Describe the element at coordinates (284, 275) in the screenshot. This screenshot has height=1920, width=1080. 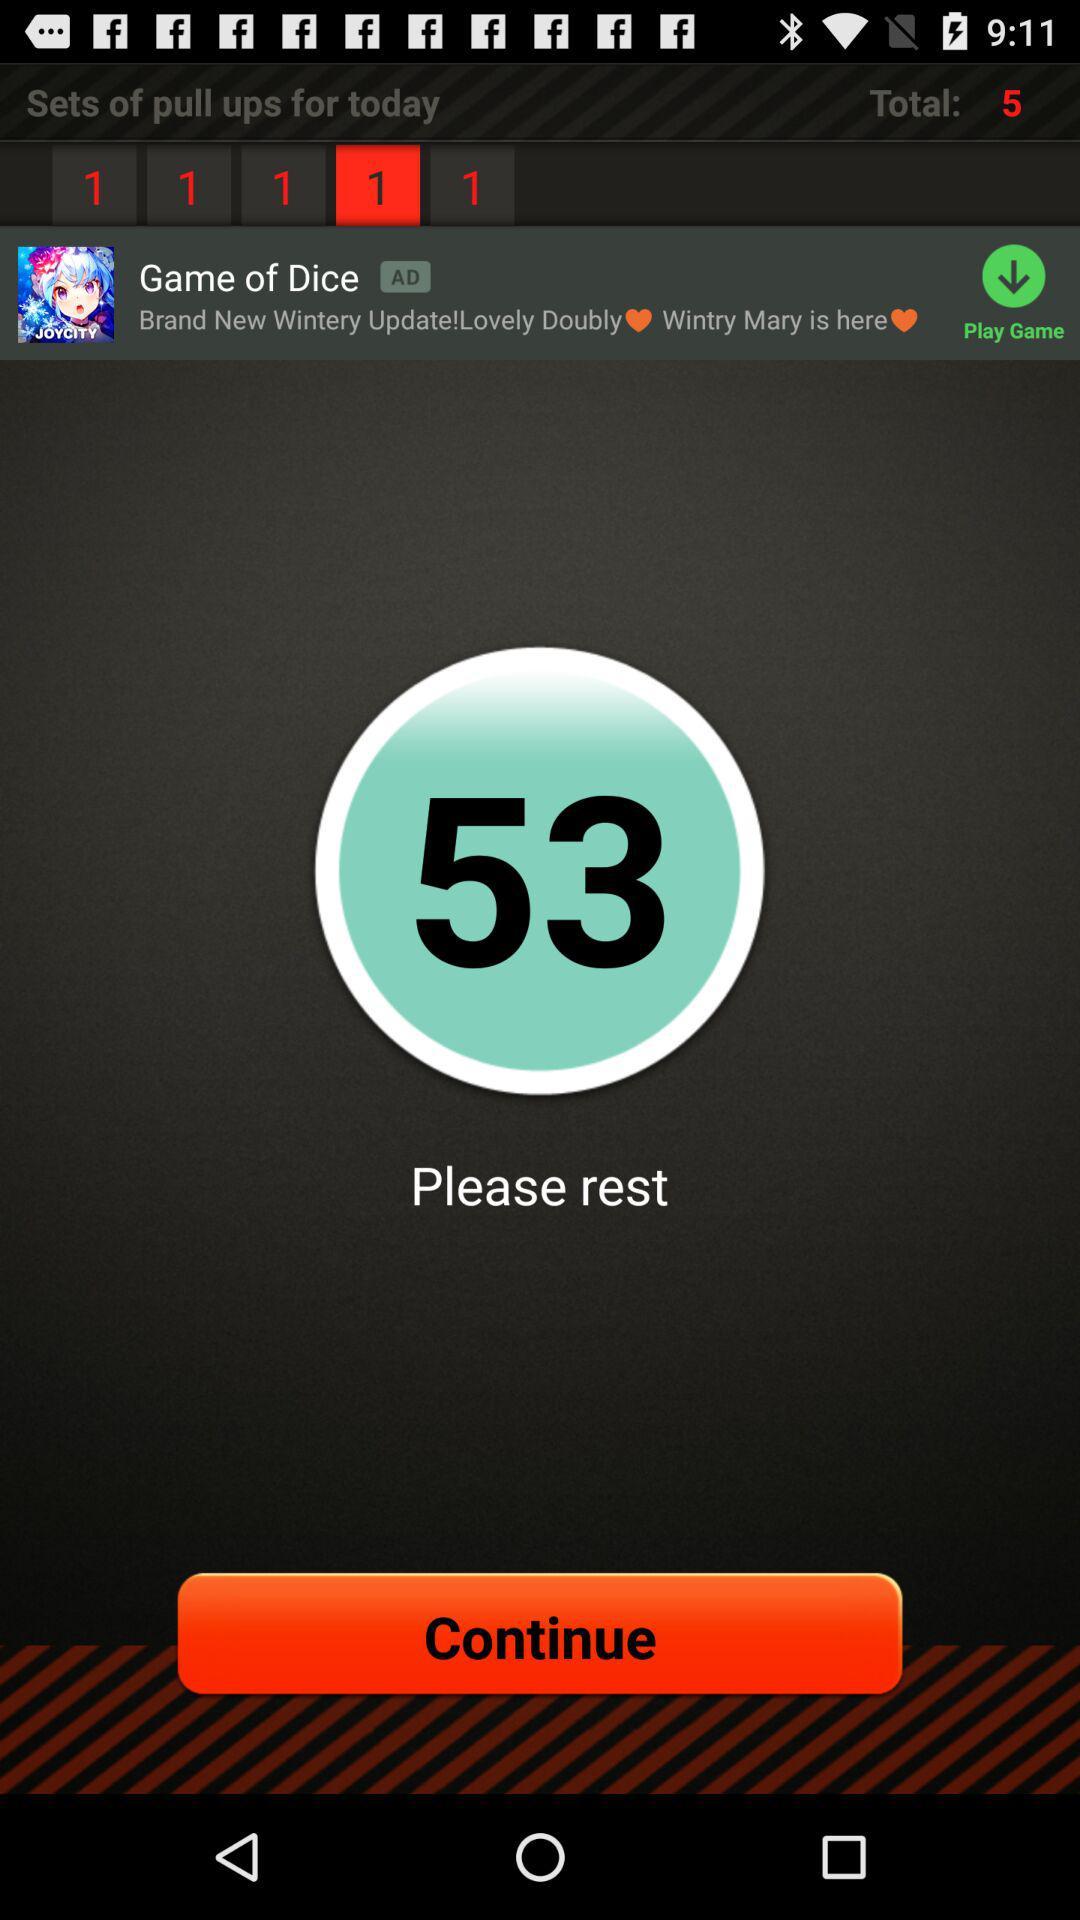
I see `game of dice` at that location.